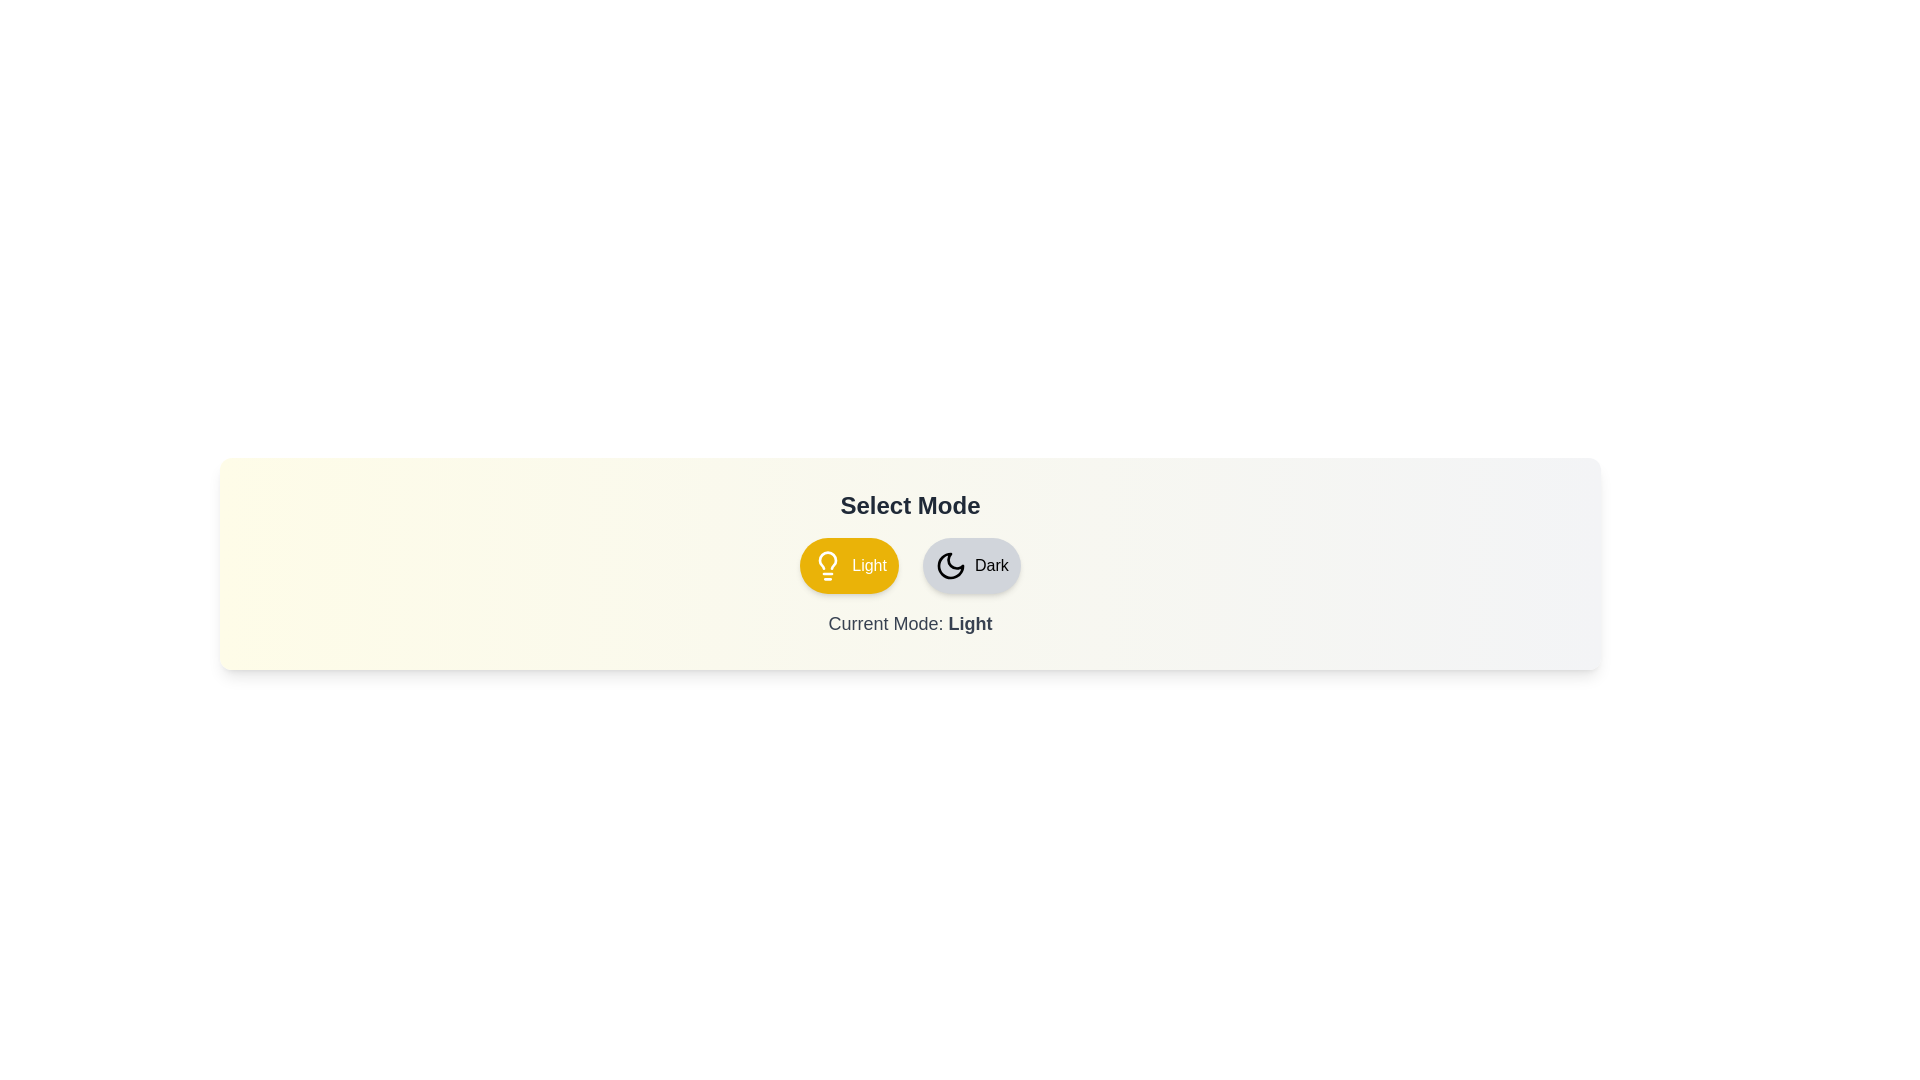 This screenshot has width=1920, height=1080. What do you see at coordinates (971, 566) in the screenshot?
I see `the 'Dark' button to change the mode` at bounding box center [971, 566].